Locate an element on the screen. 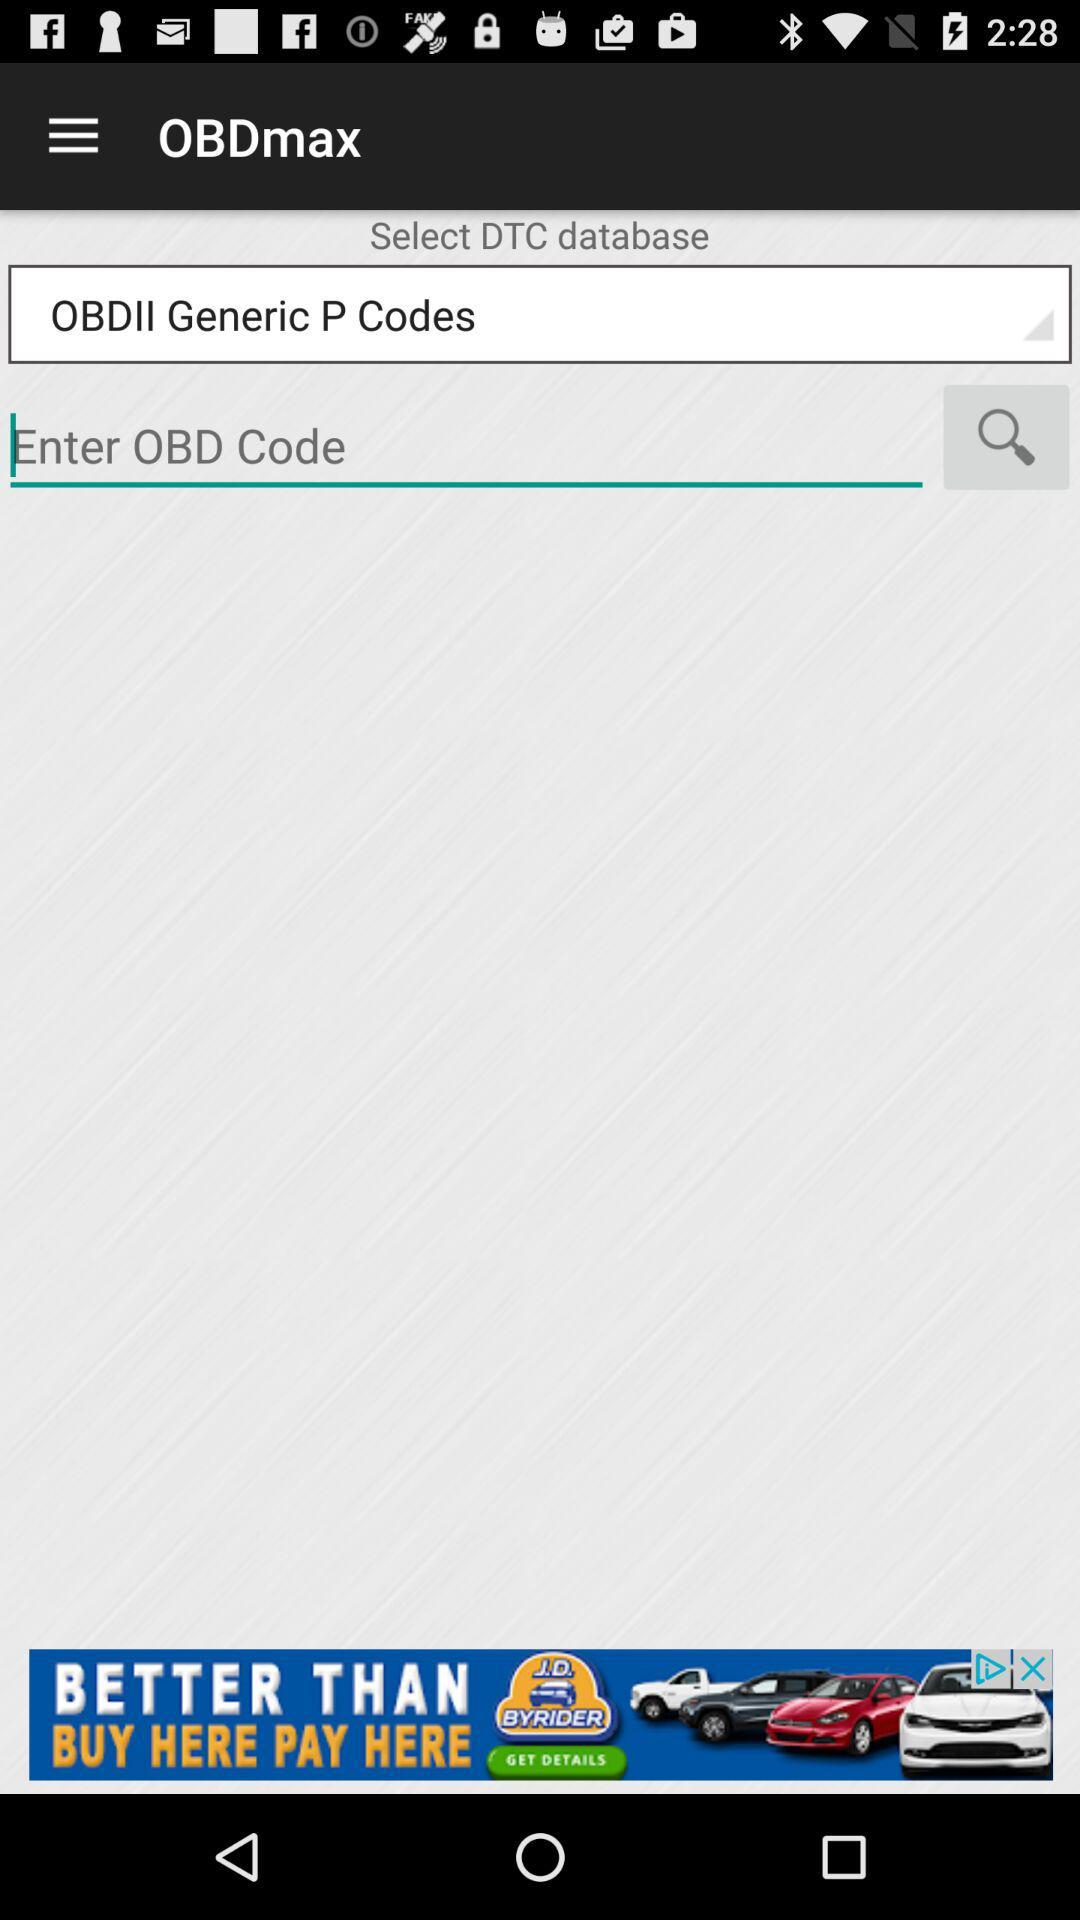 The height and width of the screenshot is (1920, 1080). obd is located at coordinates (466, 445).